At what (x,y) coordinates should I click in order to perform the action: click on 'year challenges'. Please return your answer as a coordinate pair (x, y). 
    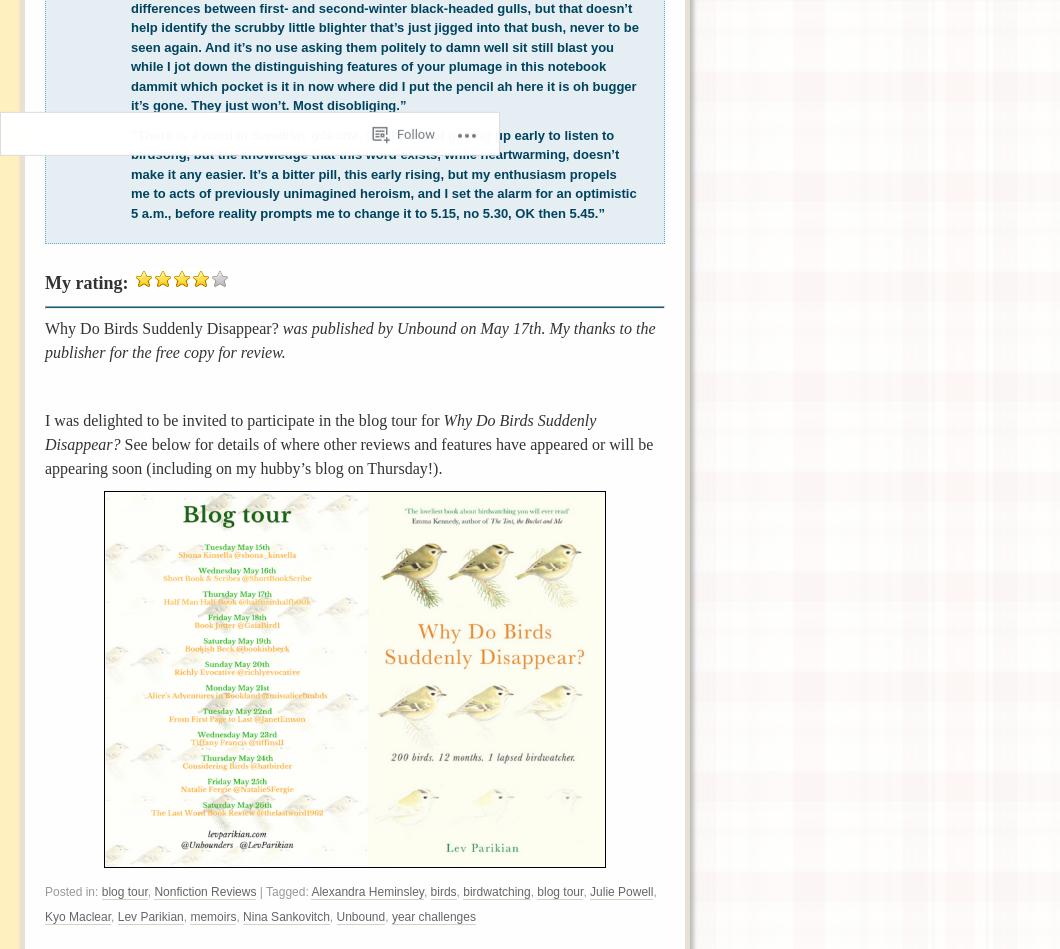
    Looking at the image, I should click on (432, 916).